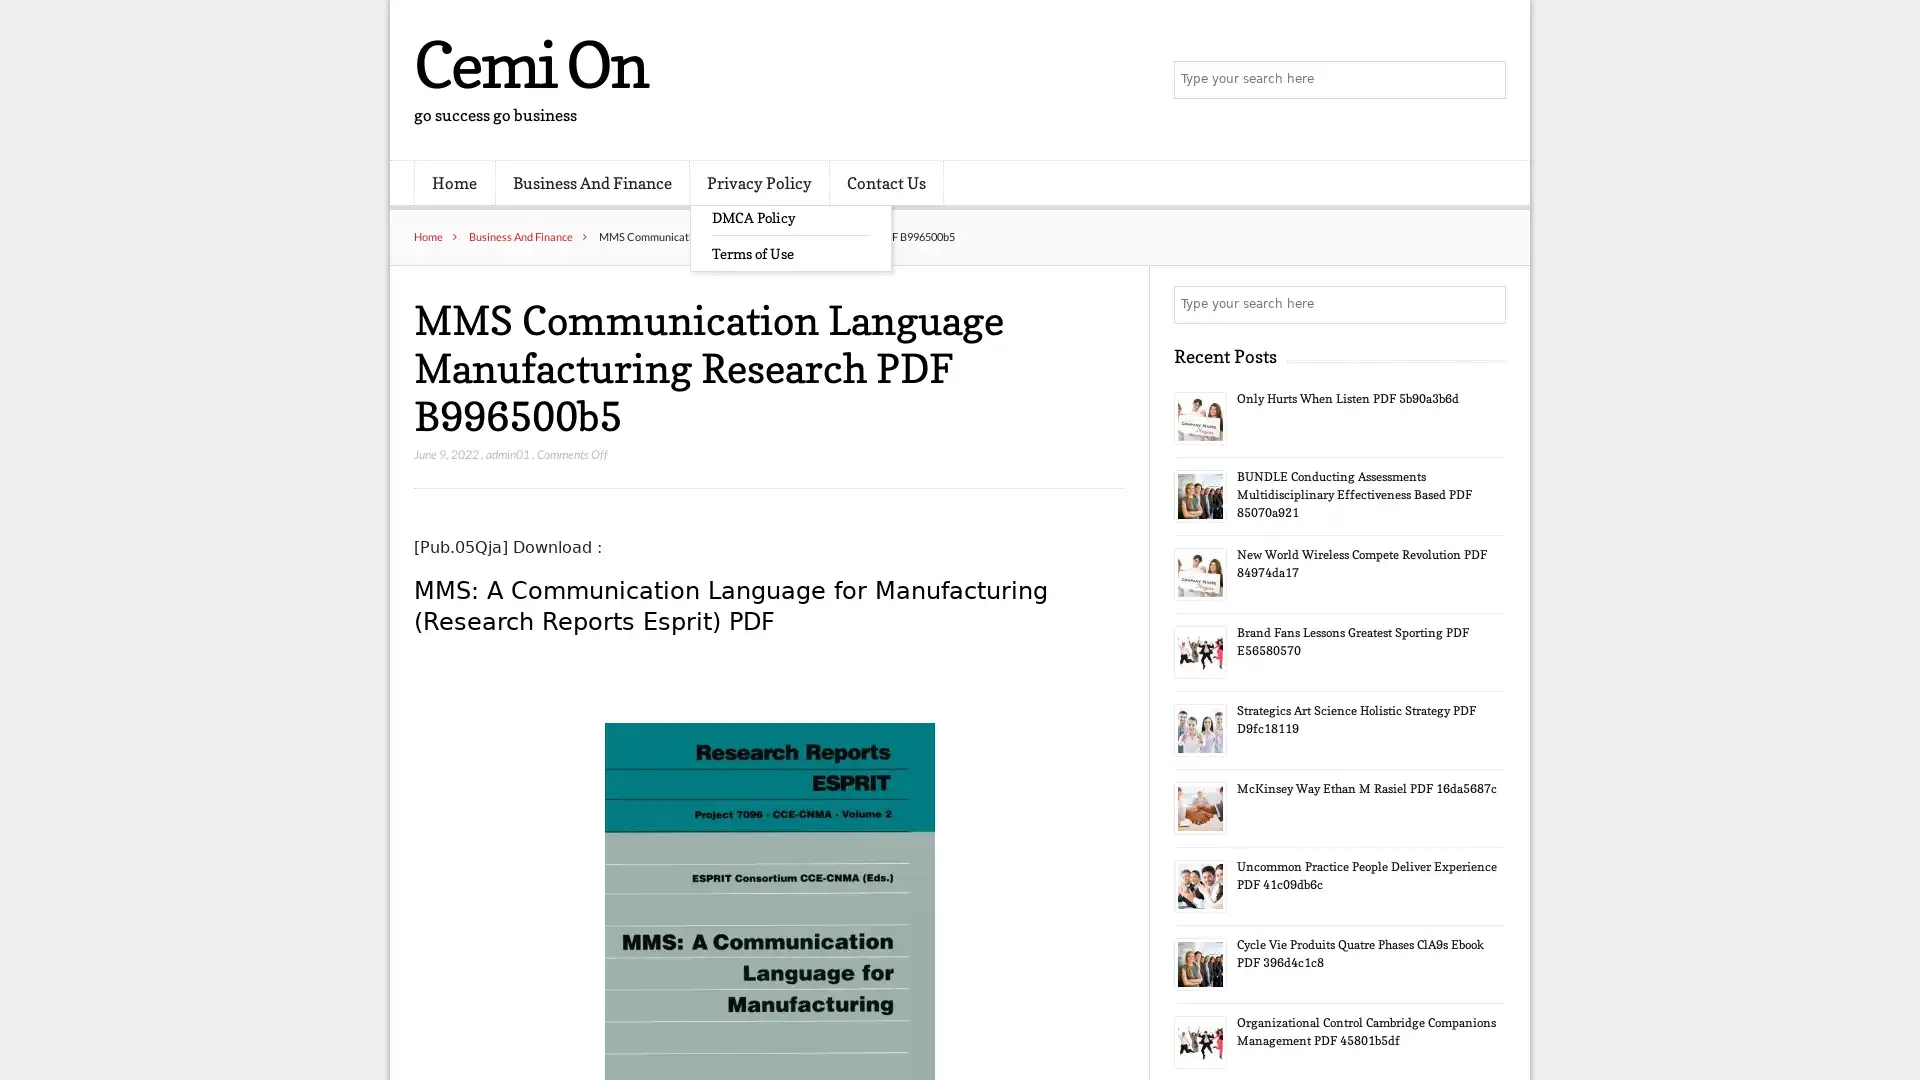 The height and width of the screenshot is (1080, 1920). What do you see at coordinates (1485, 304) in the screenshot?
I see `Search` at bounding box center [1485, 304].